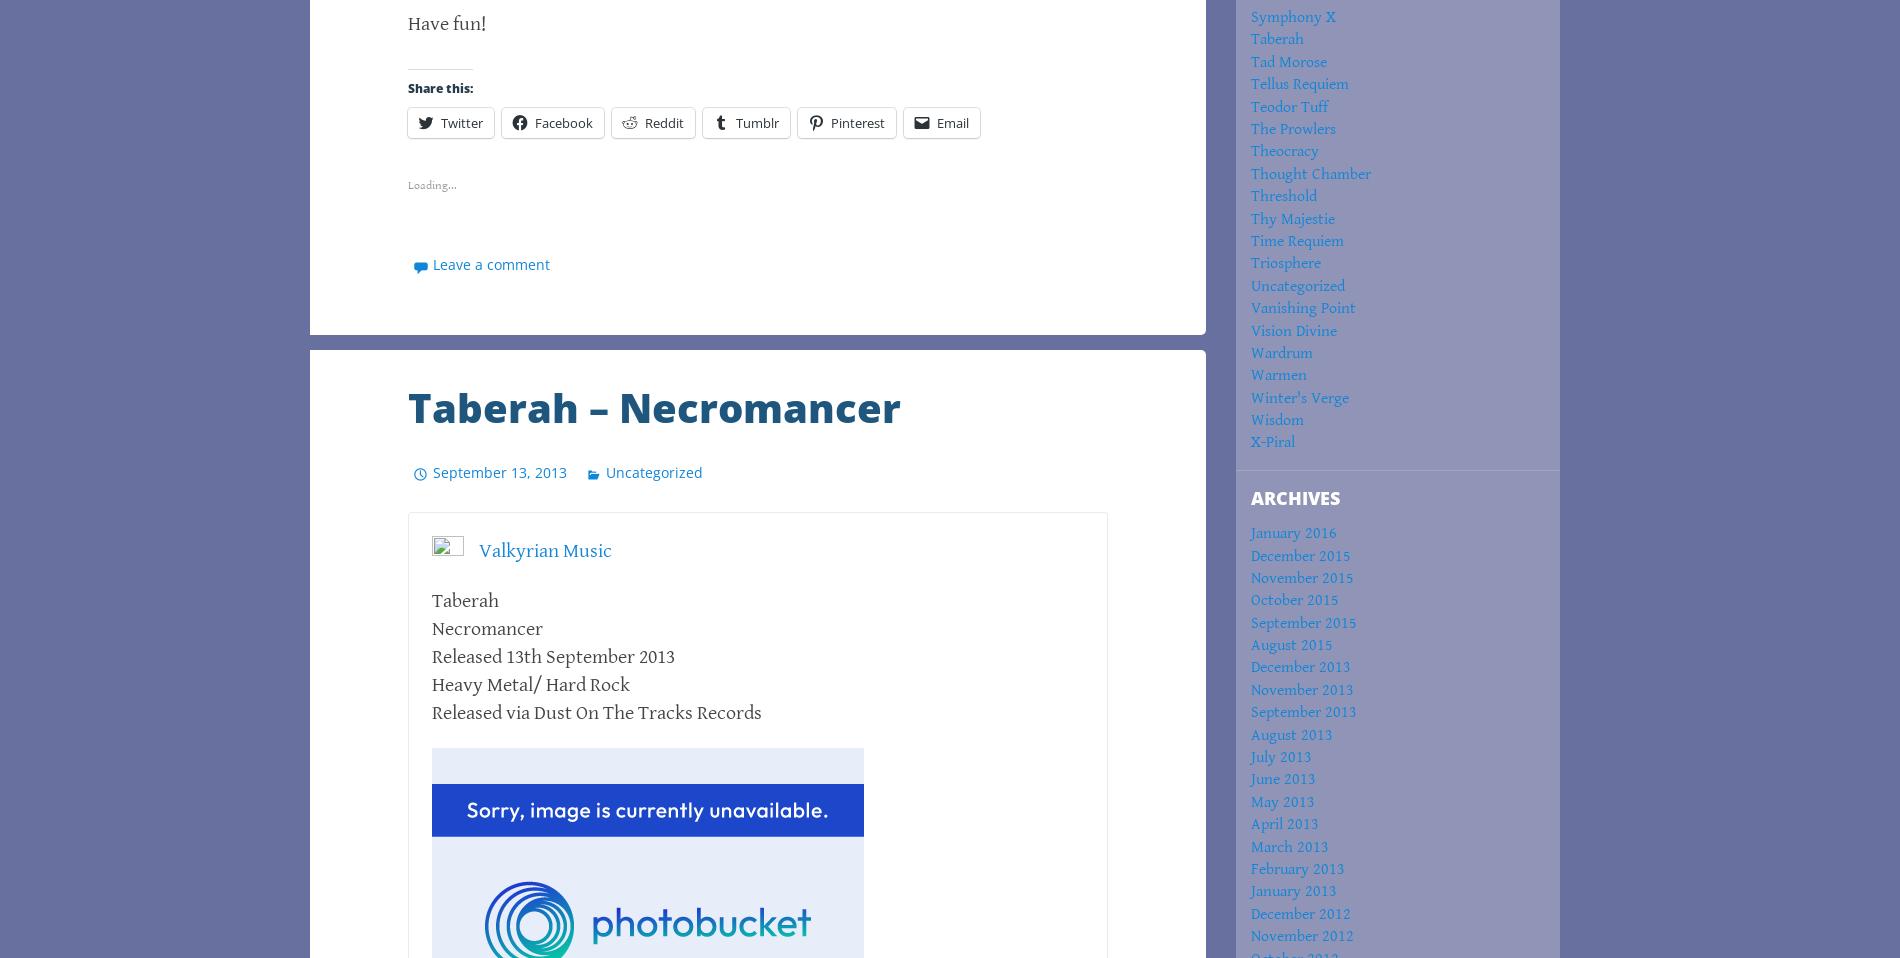 The image size is (1900, 958). Describe the element at coordinates (596, 712) in the screenshot. I see `'Released via Dust On The Tracks Records'` at that location.